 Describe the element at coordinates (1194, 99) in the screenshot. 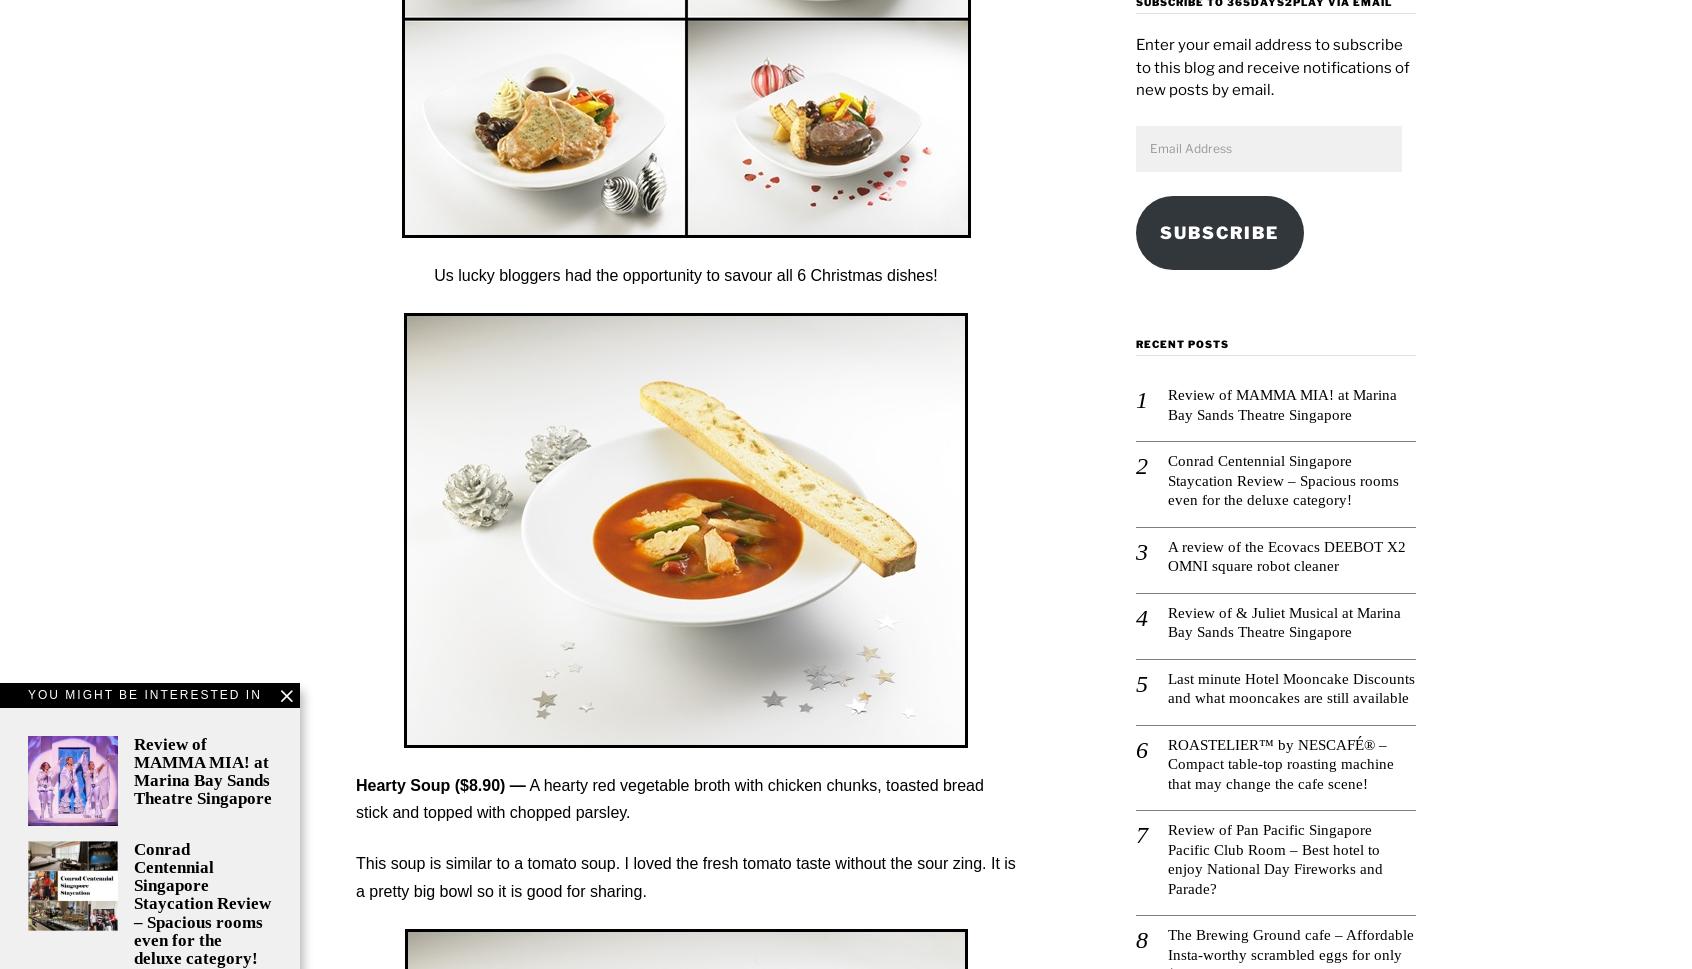

I see `'Travel'` at that location.